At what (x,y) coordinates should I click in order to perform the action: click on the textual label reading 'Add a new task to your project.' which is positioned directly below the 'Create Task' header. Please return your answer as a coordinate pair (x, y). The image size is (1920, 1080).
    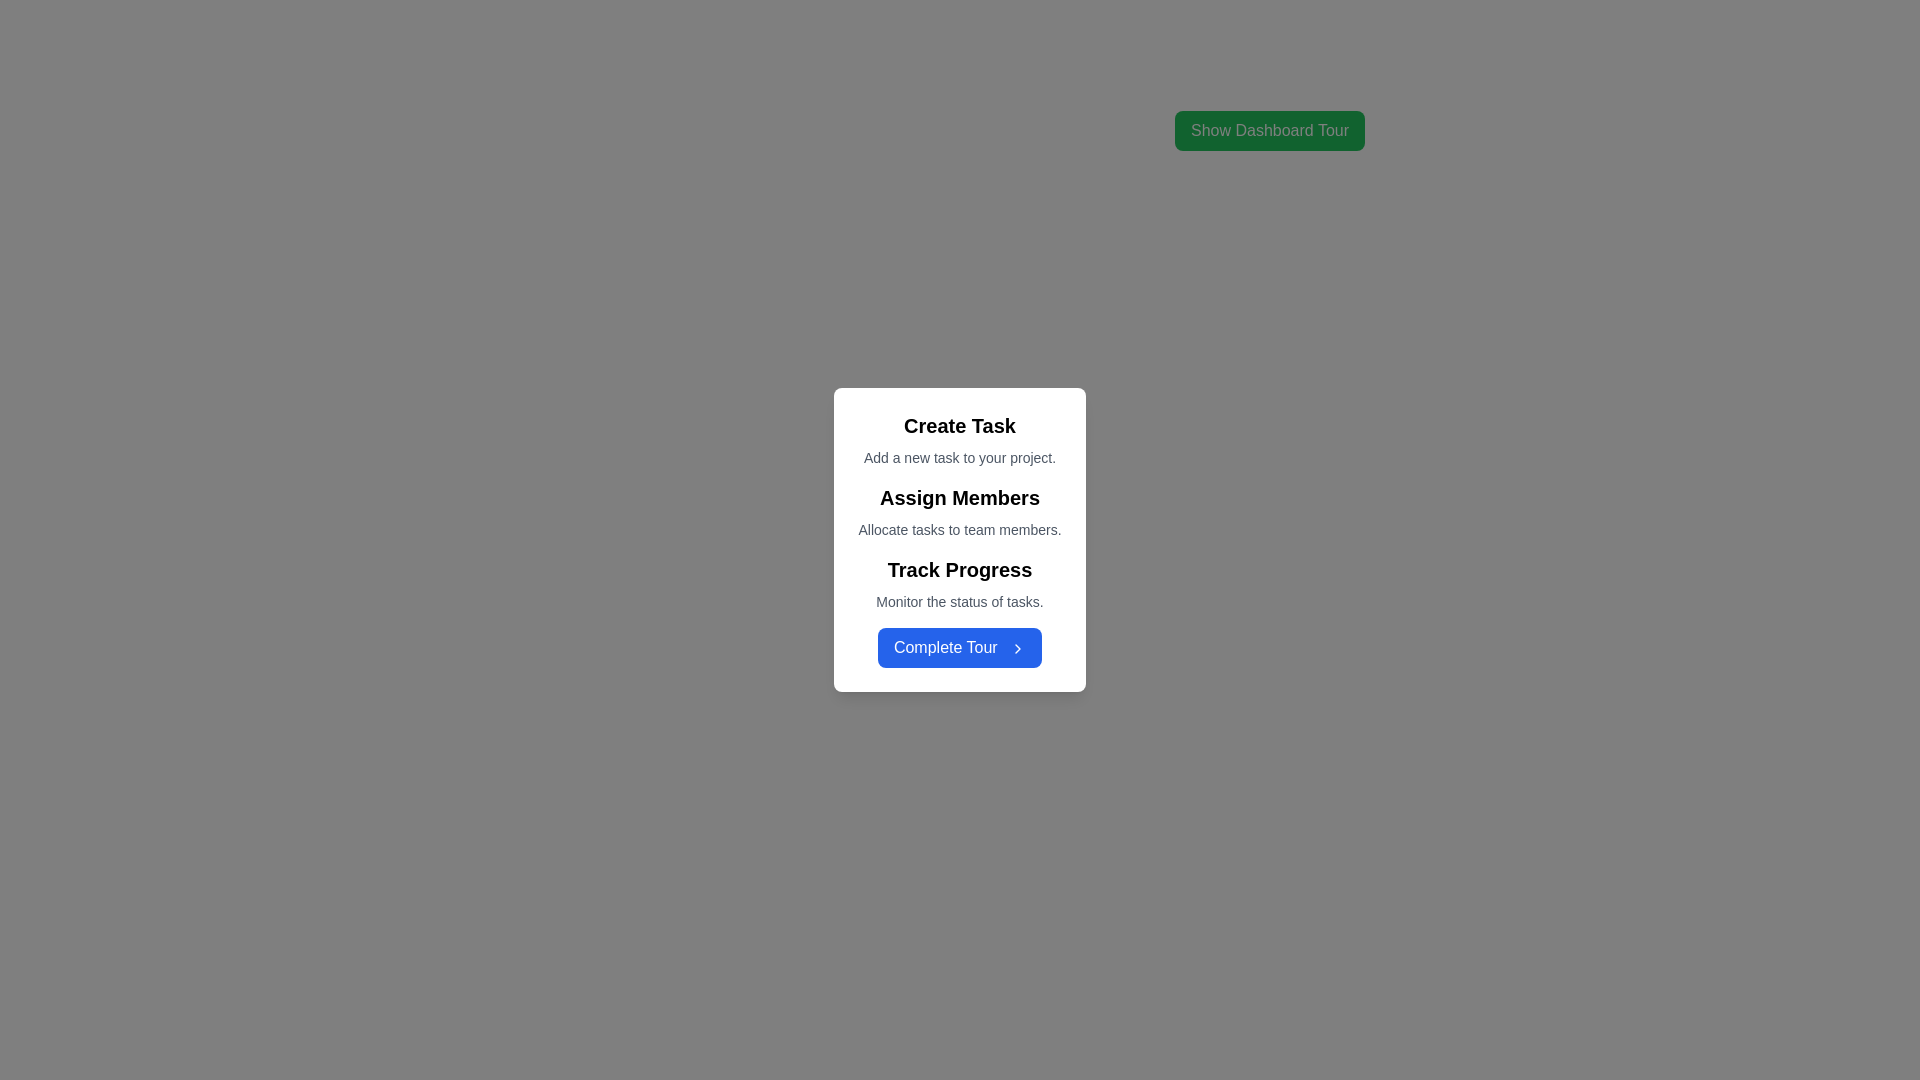
    Looking at the image, I should click on (960, 458).